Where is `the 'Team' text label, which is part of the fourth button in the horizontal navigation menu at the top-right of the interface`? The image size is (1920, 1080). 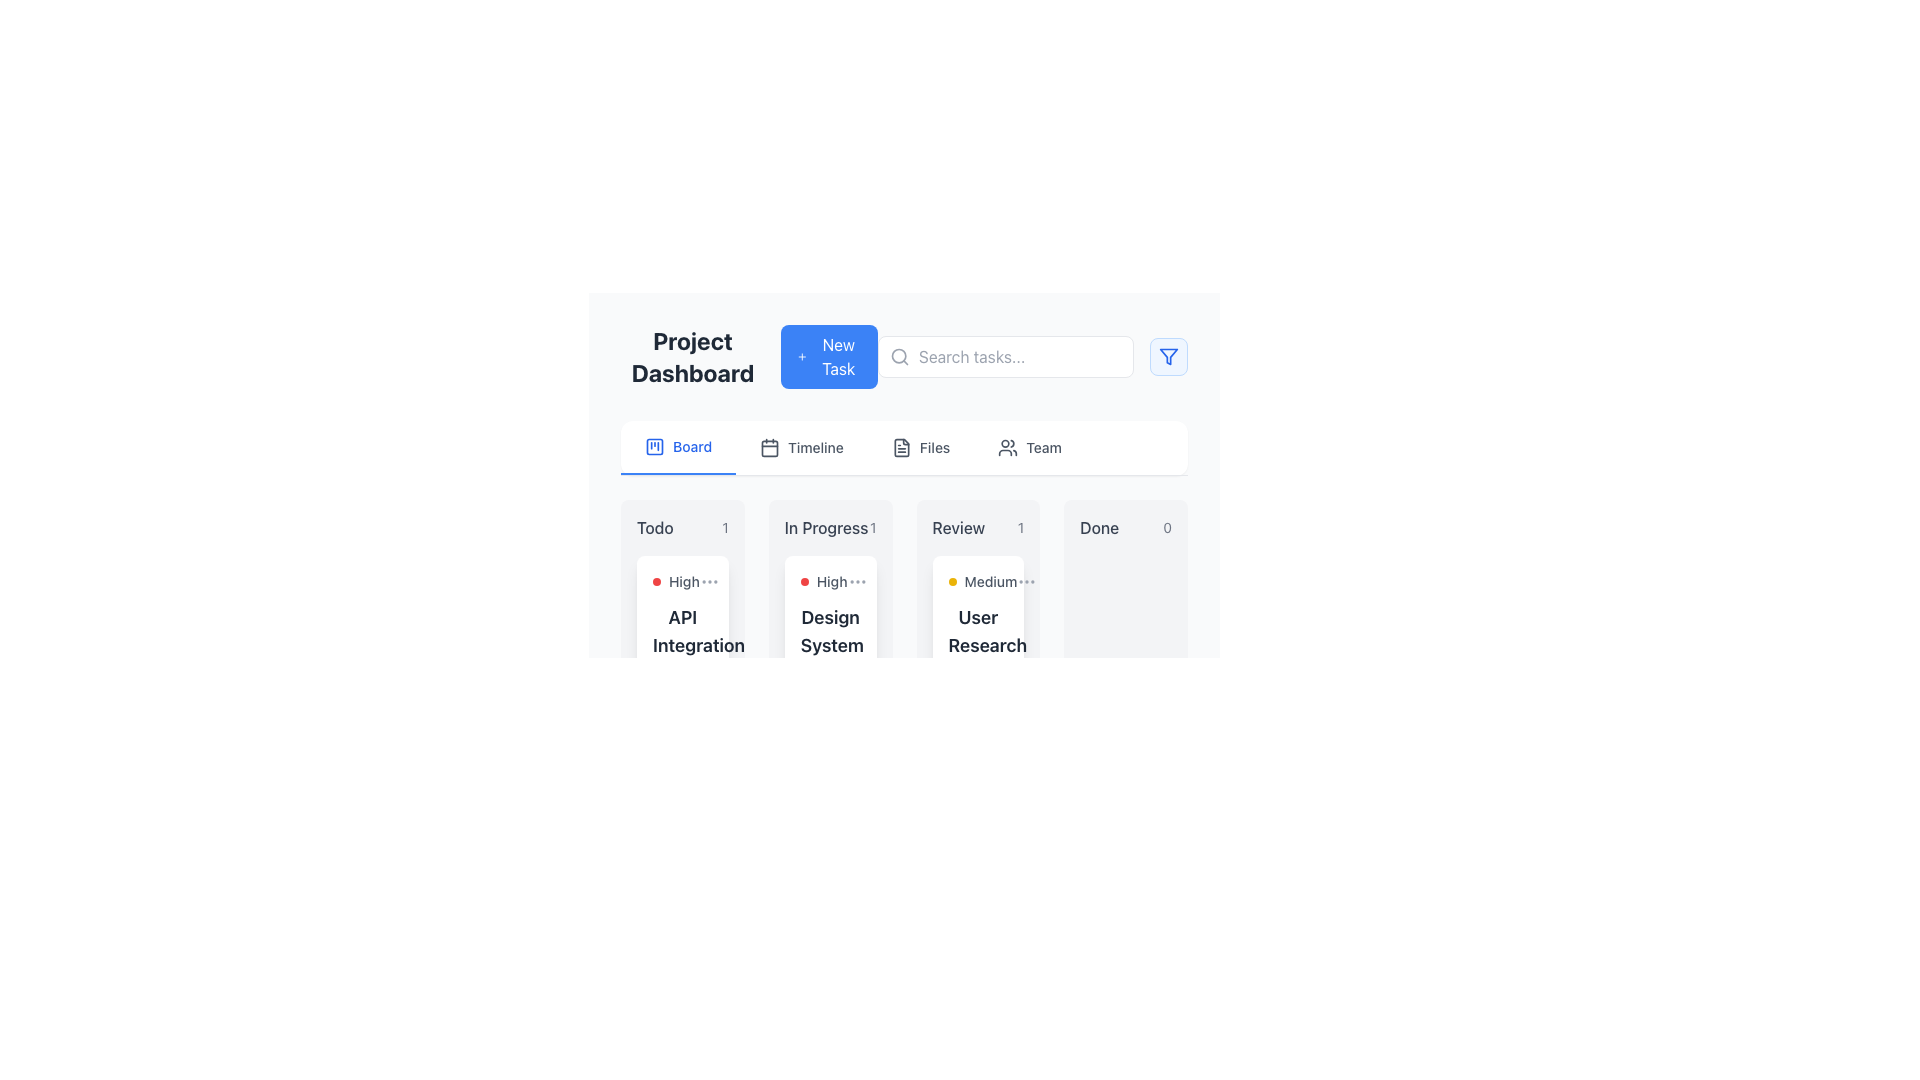
the 'Team' text label, which is part of the fourth button in the horizontal navigation menu at the top-right of the interface is located at coordinates (1043, 446).